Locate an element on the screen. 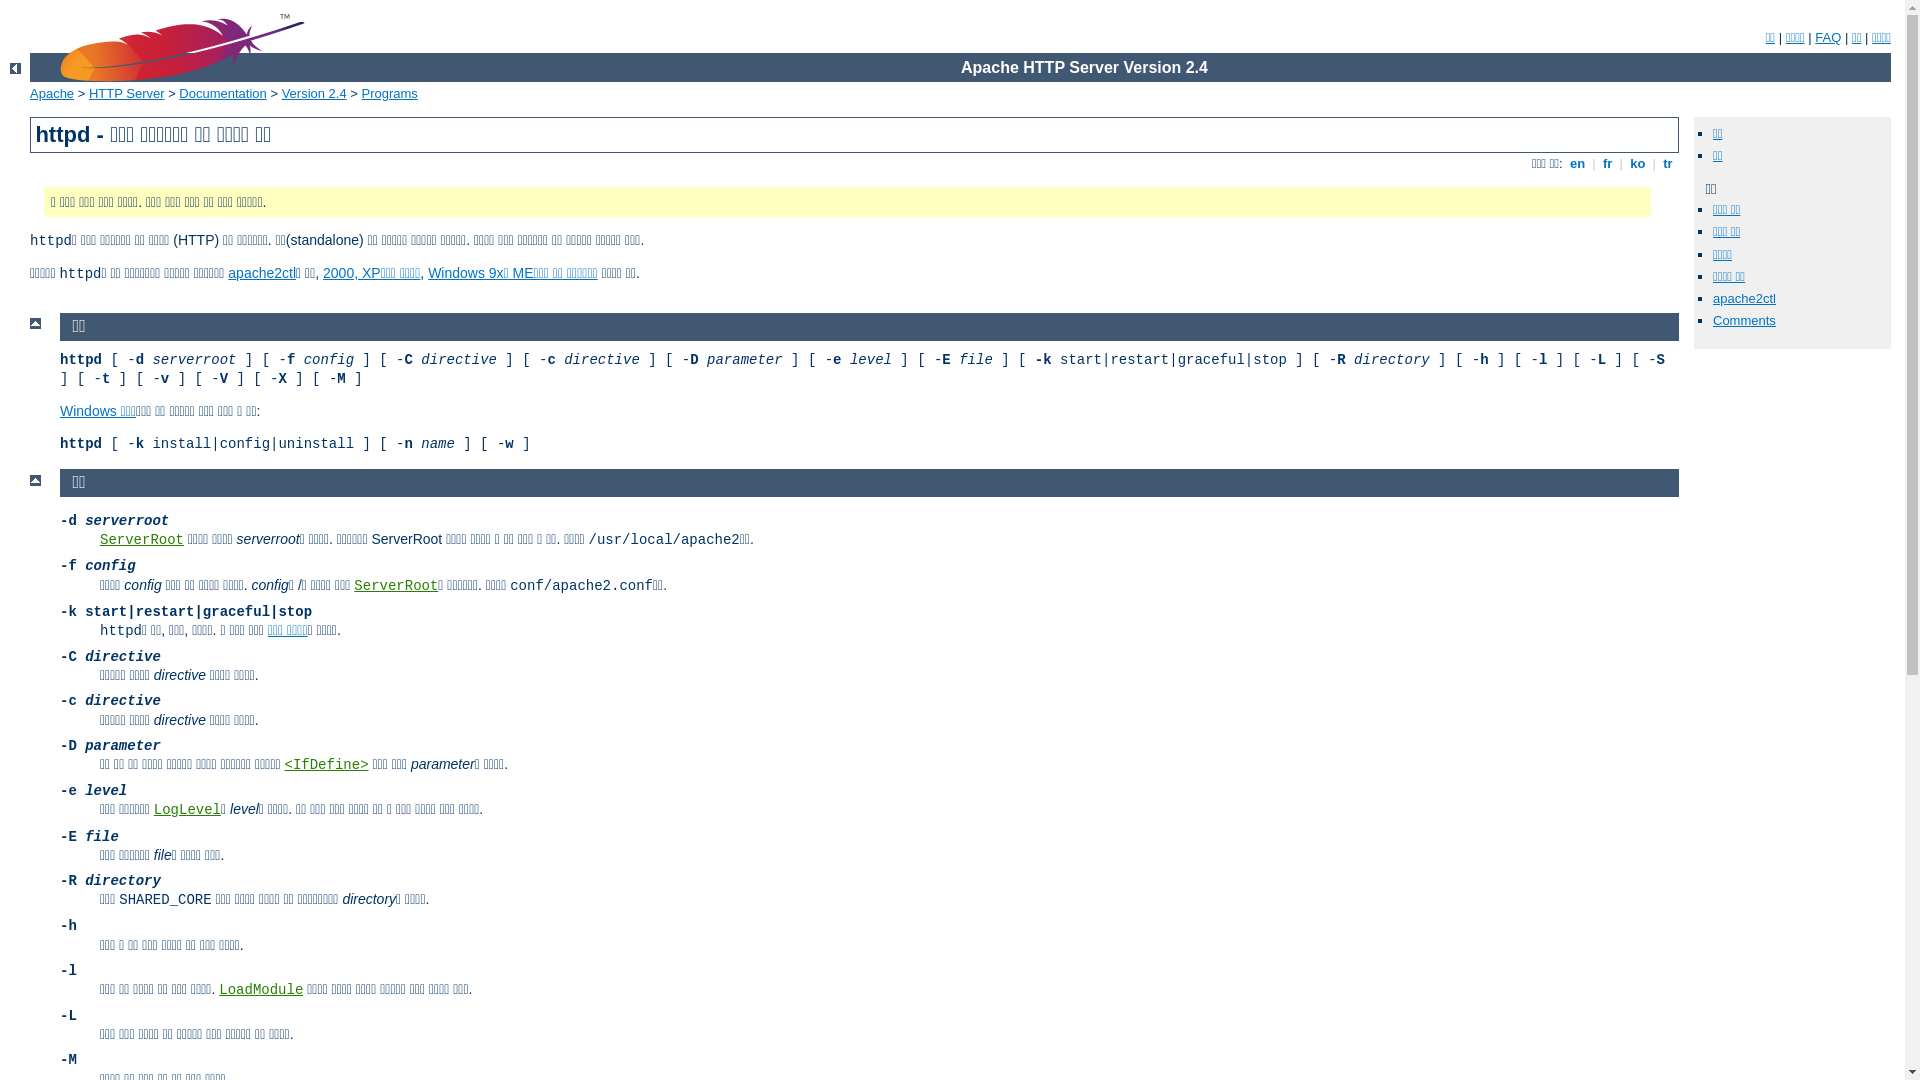  ' en ' is located at coordinates (1576, 162).